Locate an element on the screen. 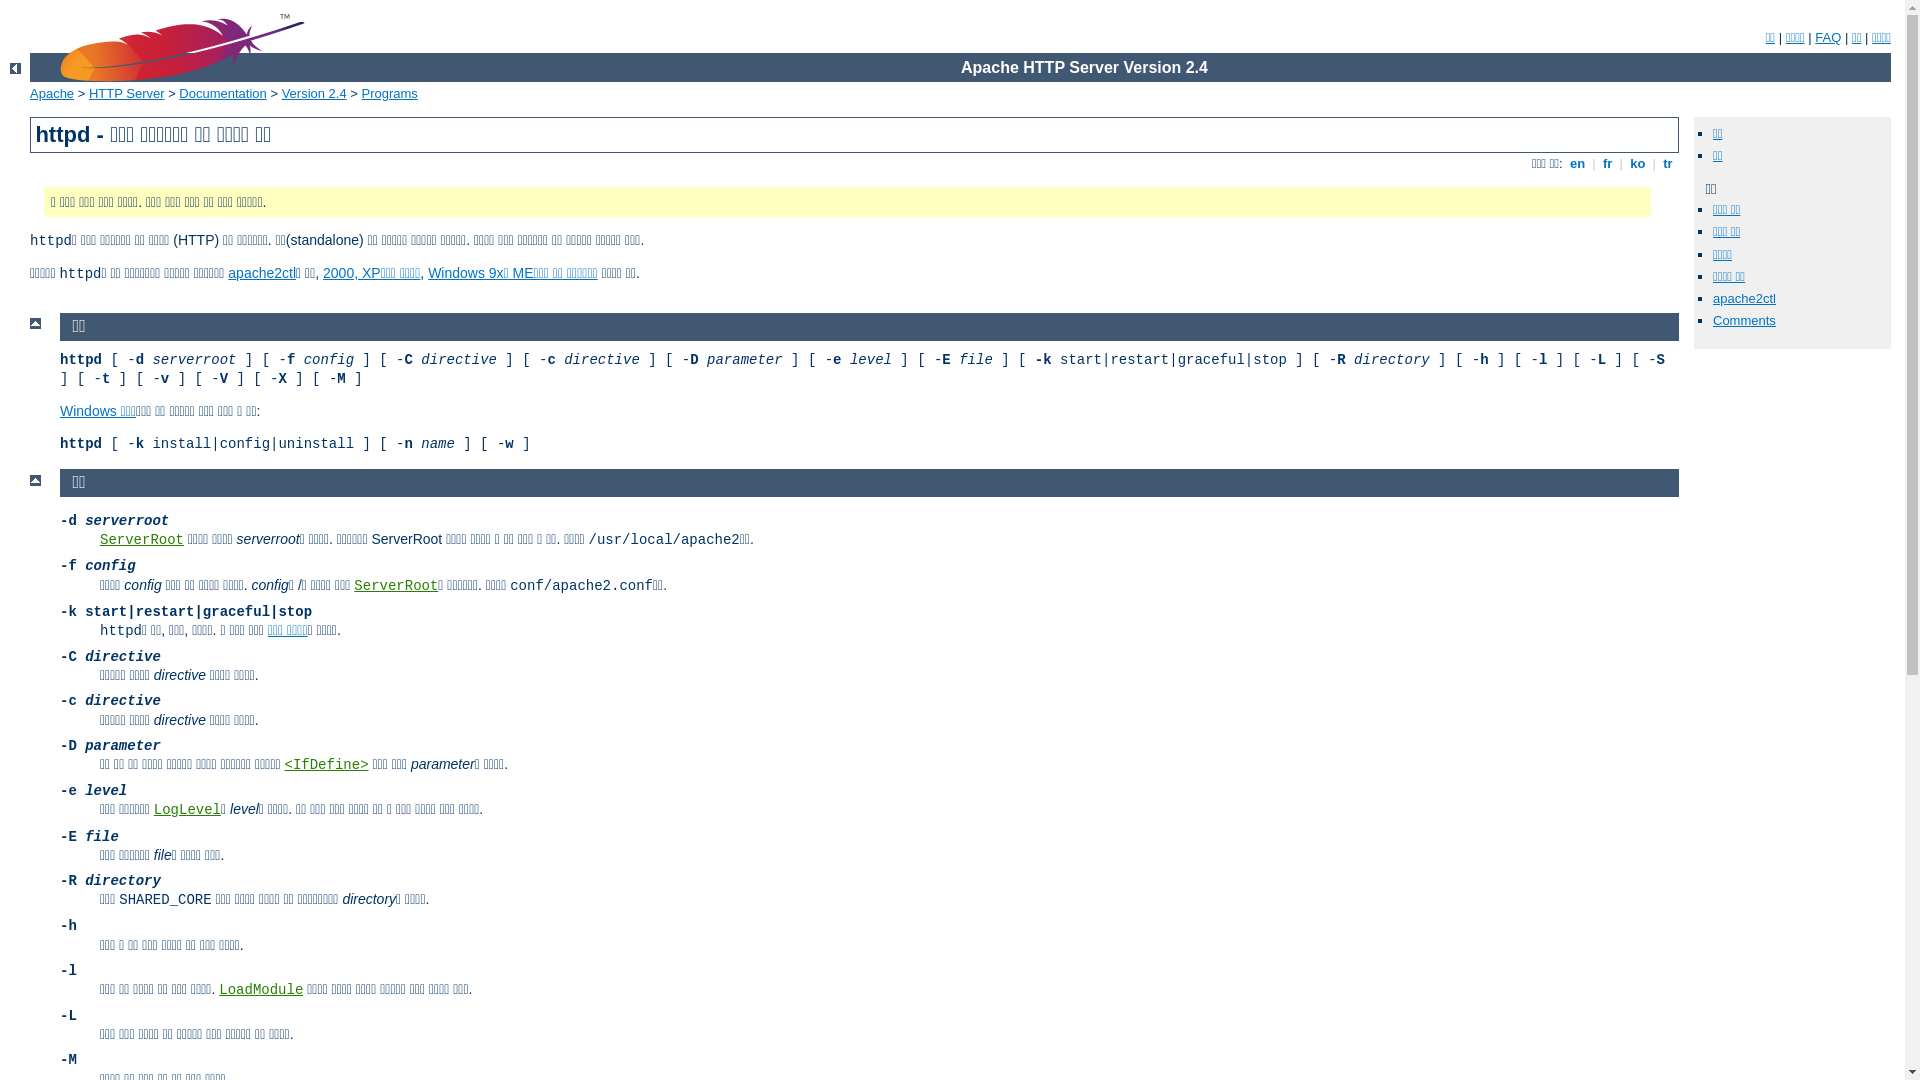  ' en ' is located at coordinates (1576, 162).